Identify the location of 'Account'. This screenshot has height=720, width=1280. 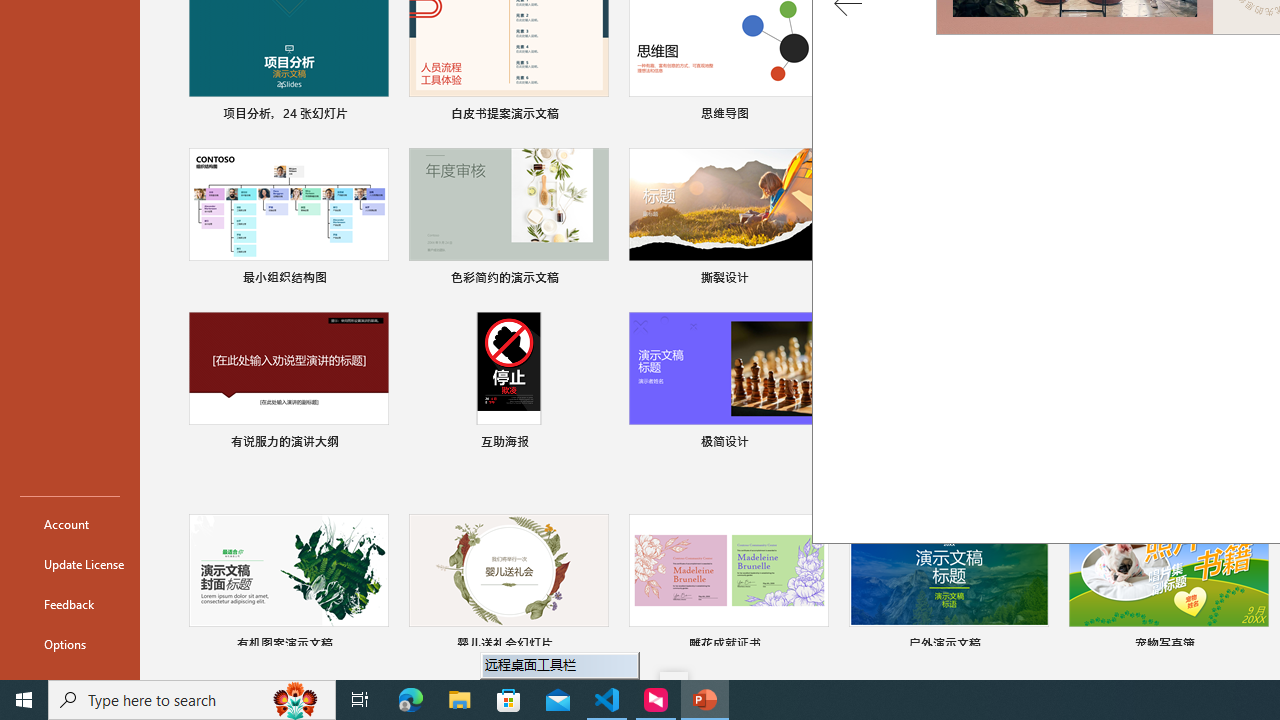
(69, 523).